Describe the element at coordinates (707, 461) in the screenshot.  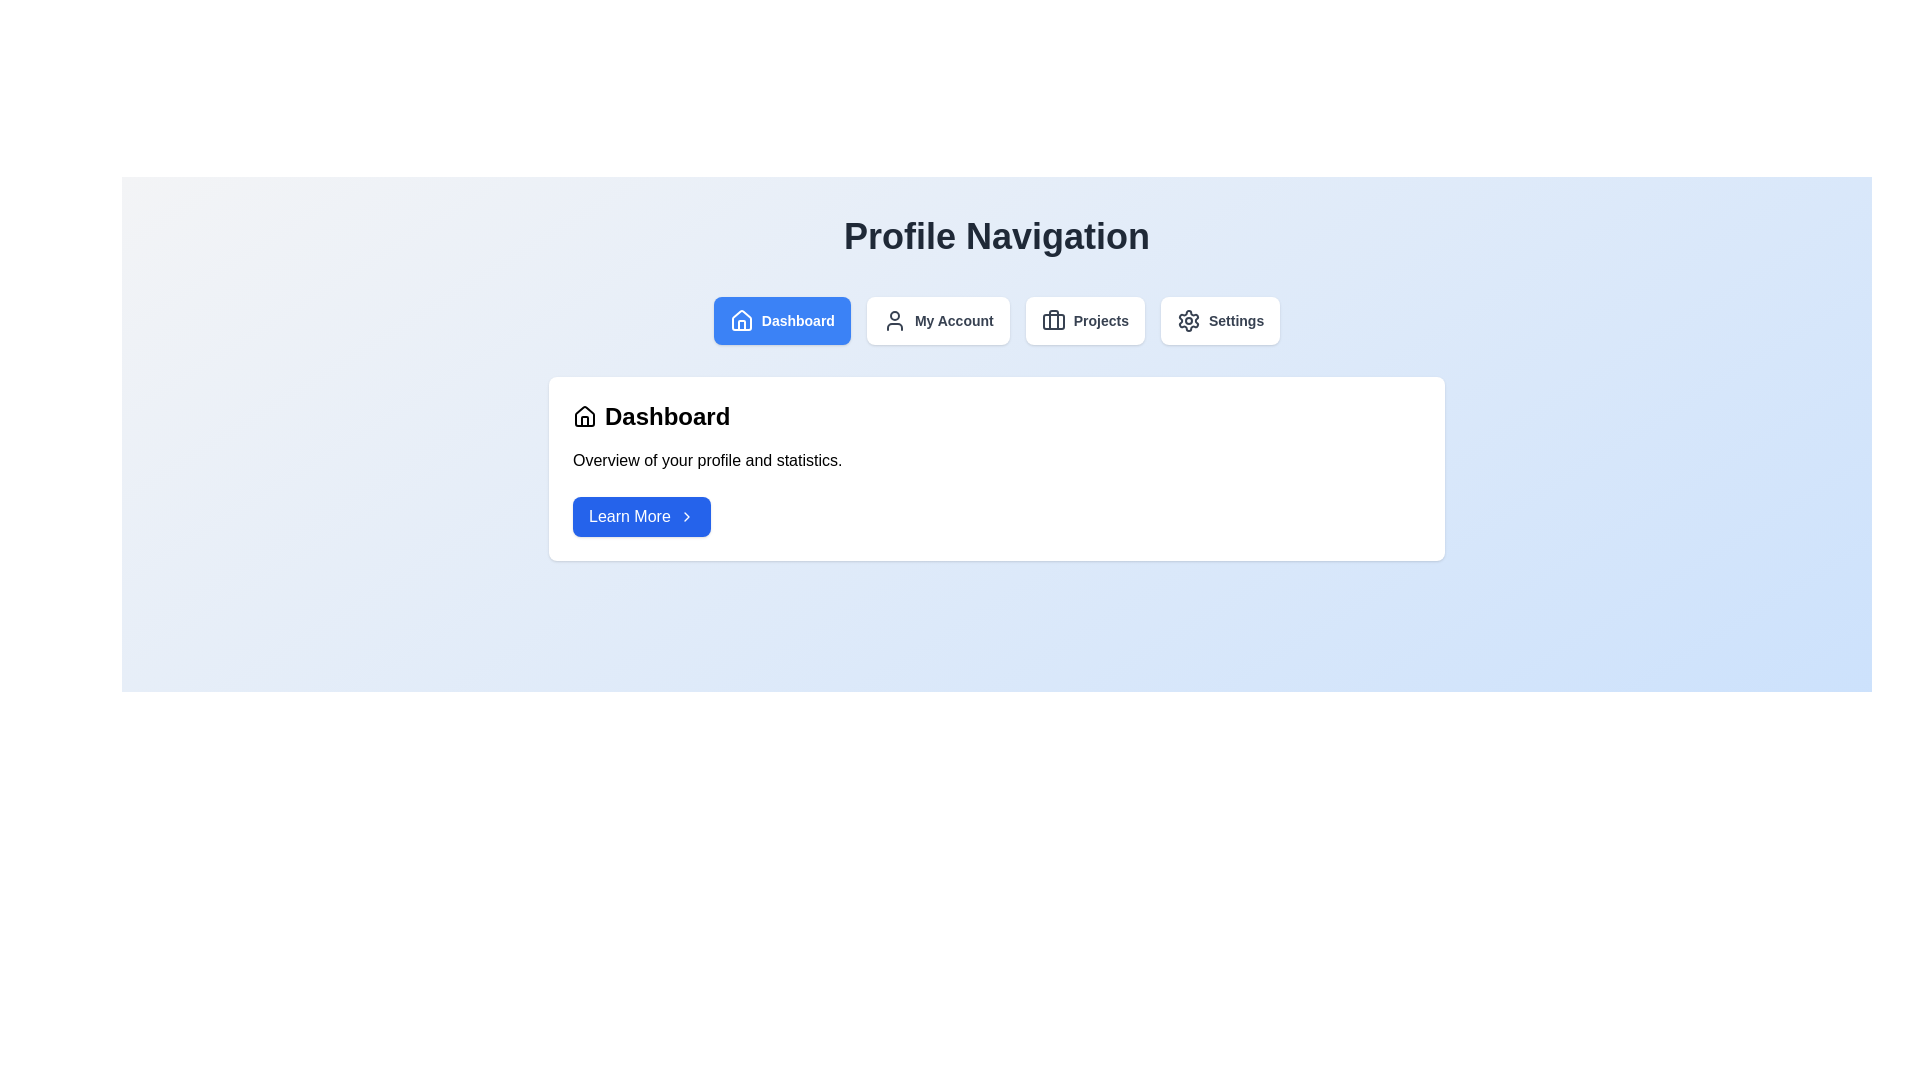
I see `the Text Label that states 'Overview of your profile and statistics.' located below the 'Dashboard' heading and above the 'Learn More' button` at that location.